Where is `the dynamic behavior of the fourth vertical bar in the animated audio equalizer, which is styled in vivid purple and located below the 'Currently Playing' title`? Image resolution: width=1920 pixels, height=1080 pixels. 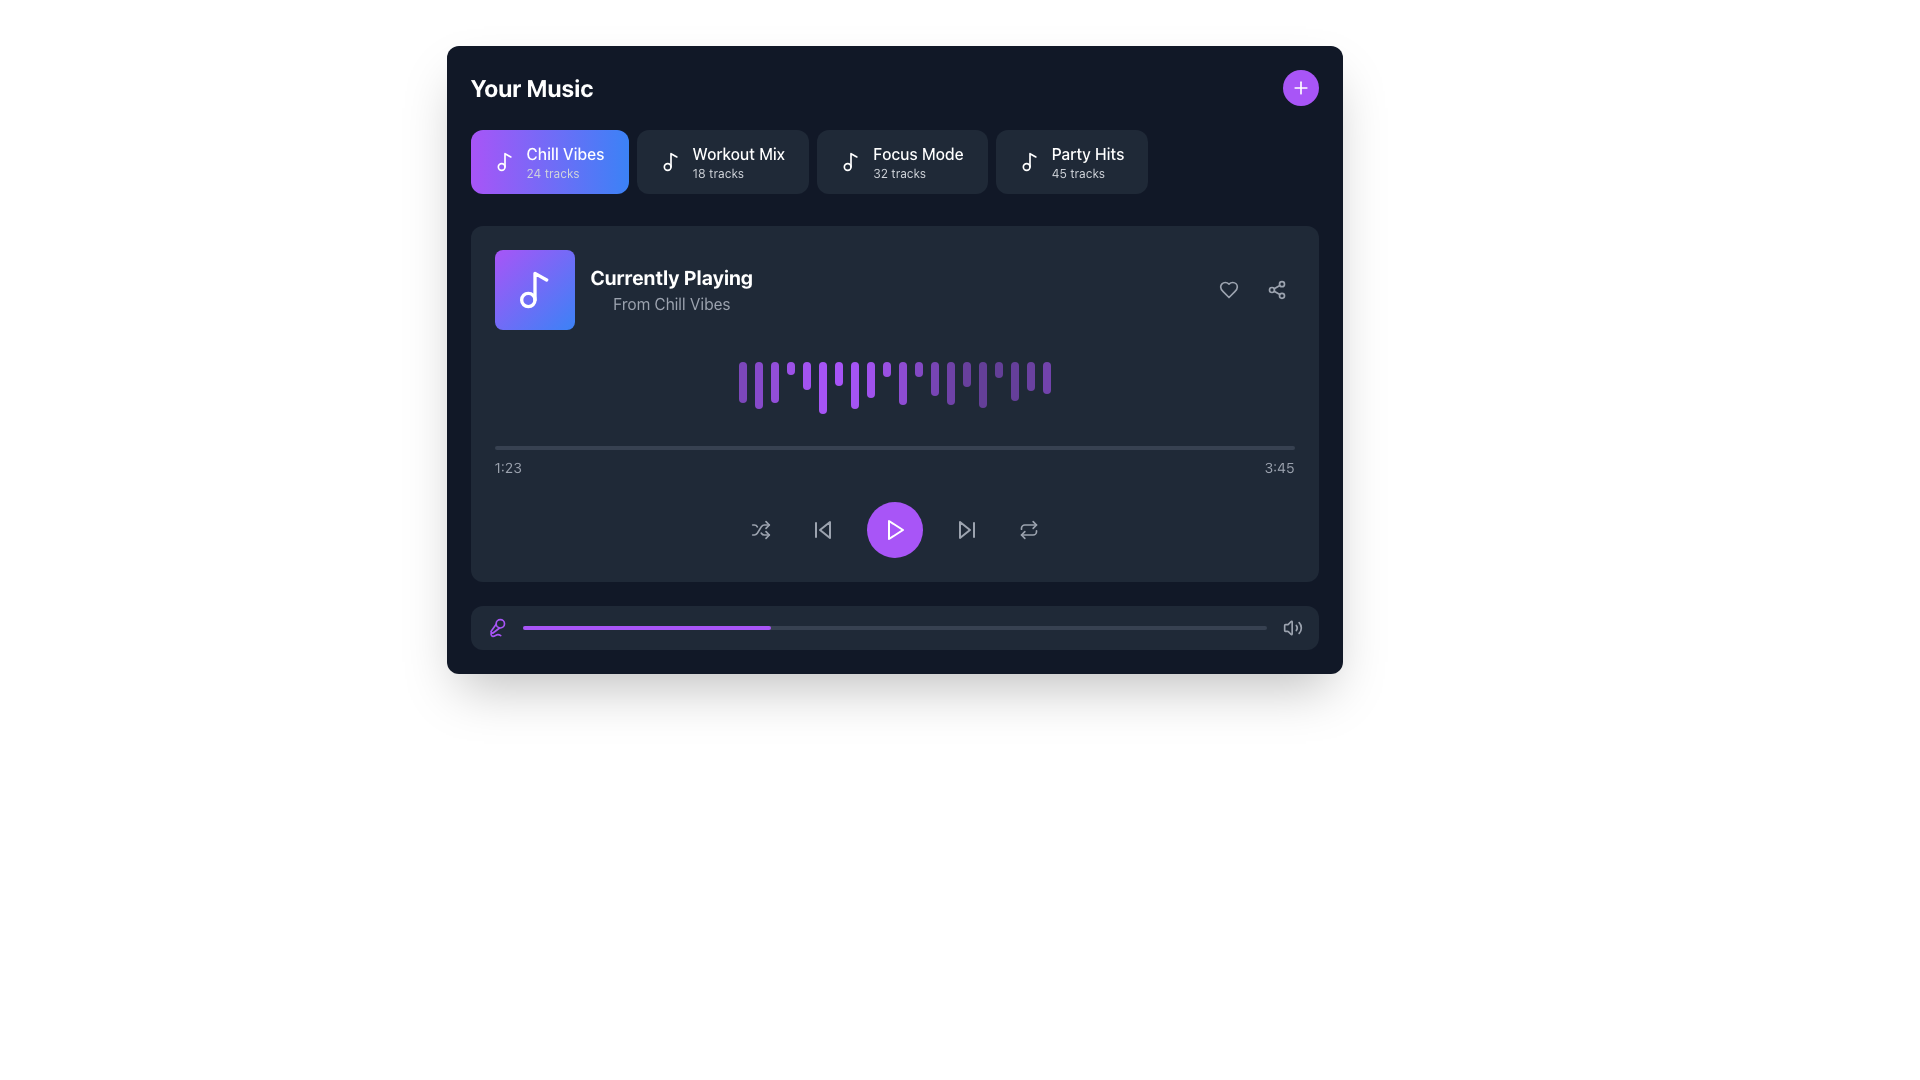
the dynamic behavior of the fourth vertical bar in the animated audio equalizer, which is styled in vivid purple and located below the 'Currently Playing' title is located at coordinates (789, 368).